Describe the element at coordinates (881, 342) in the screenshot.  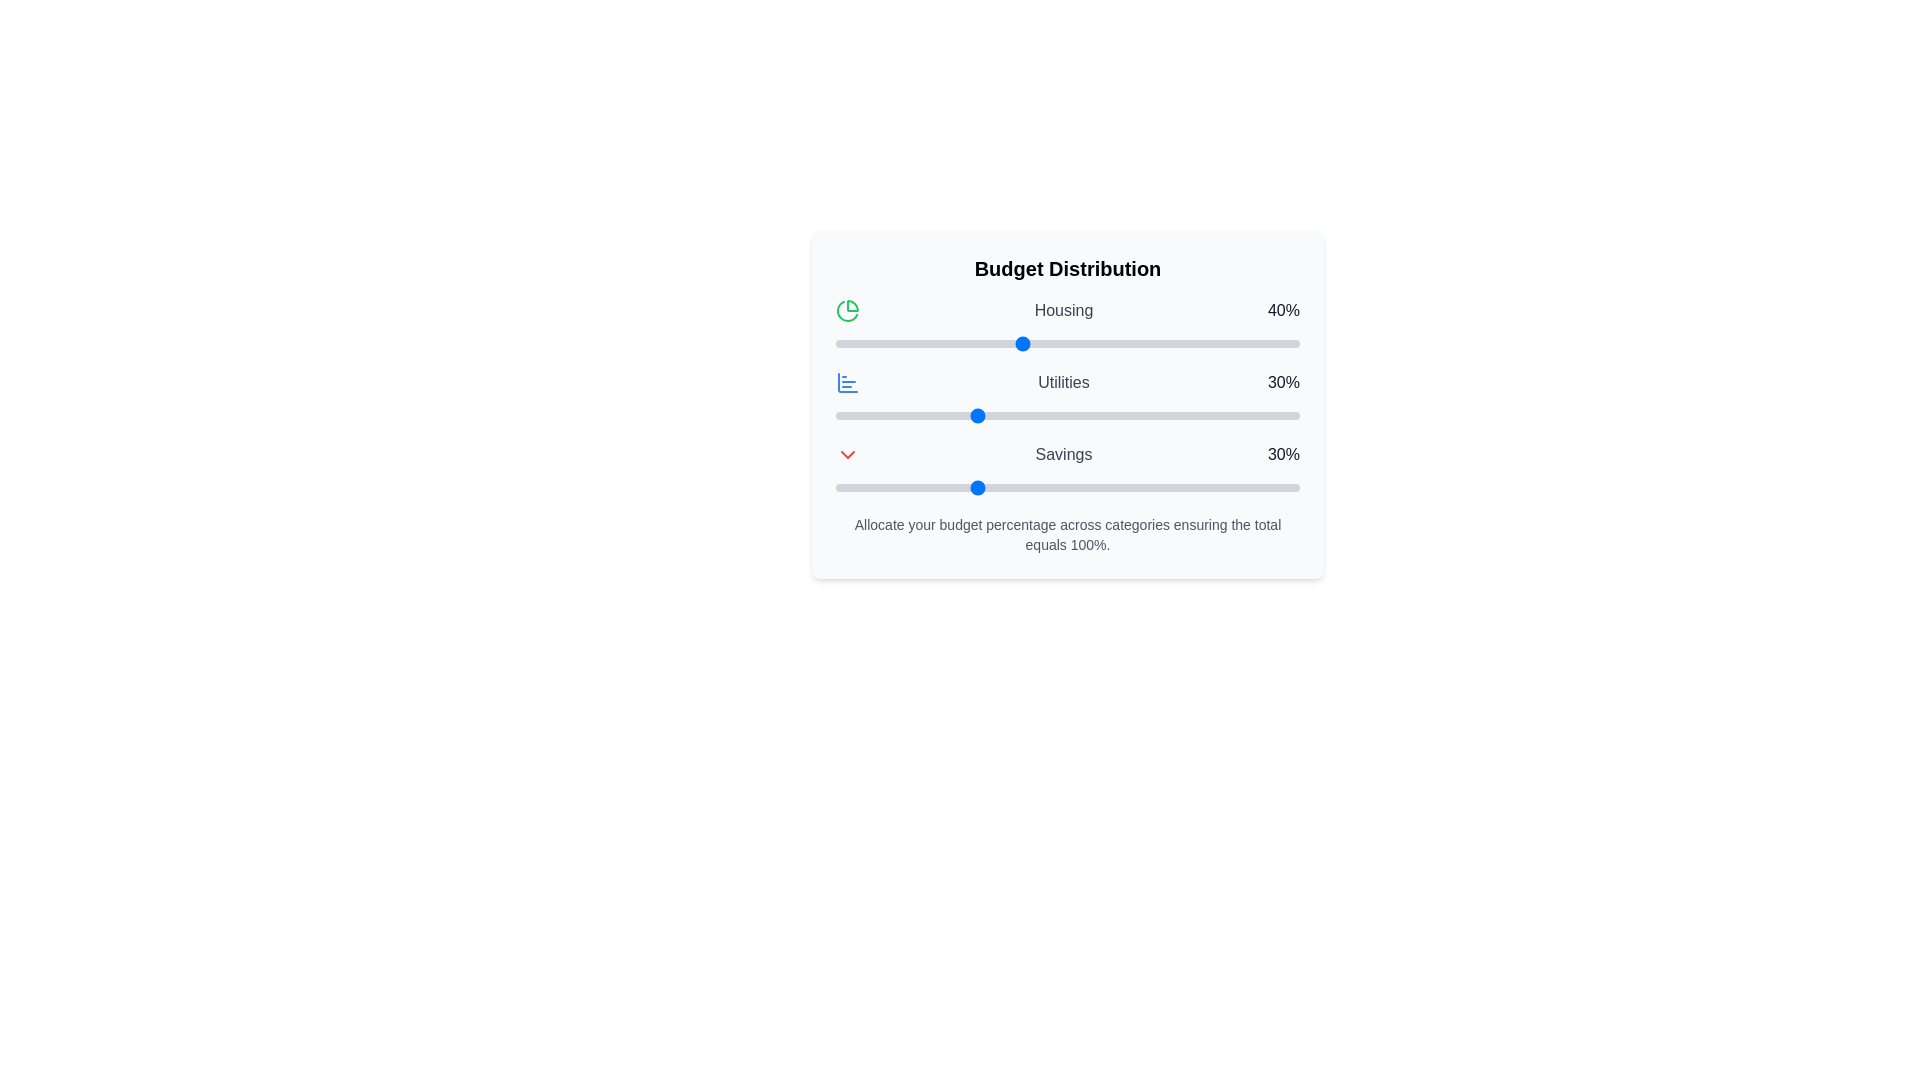
I see `housing budget` at that location.